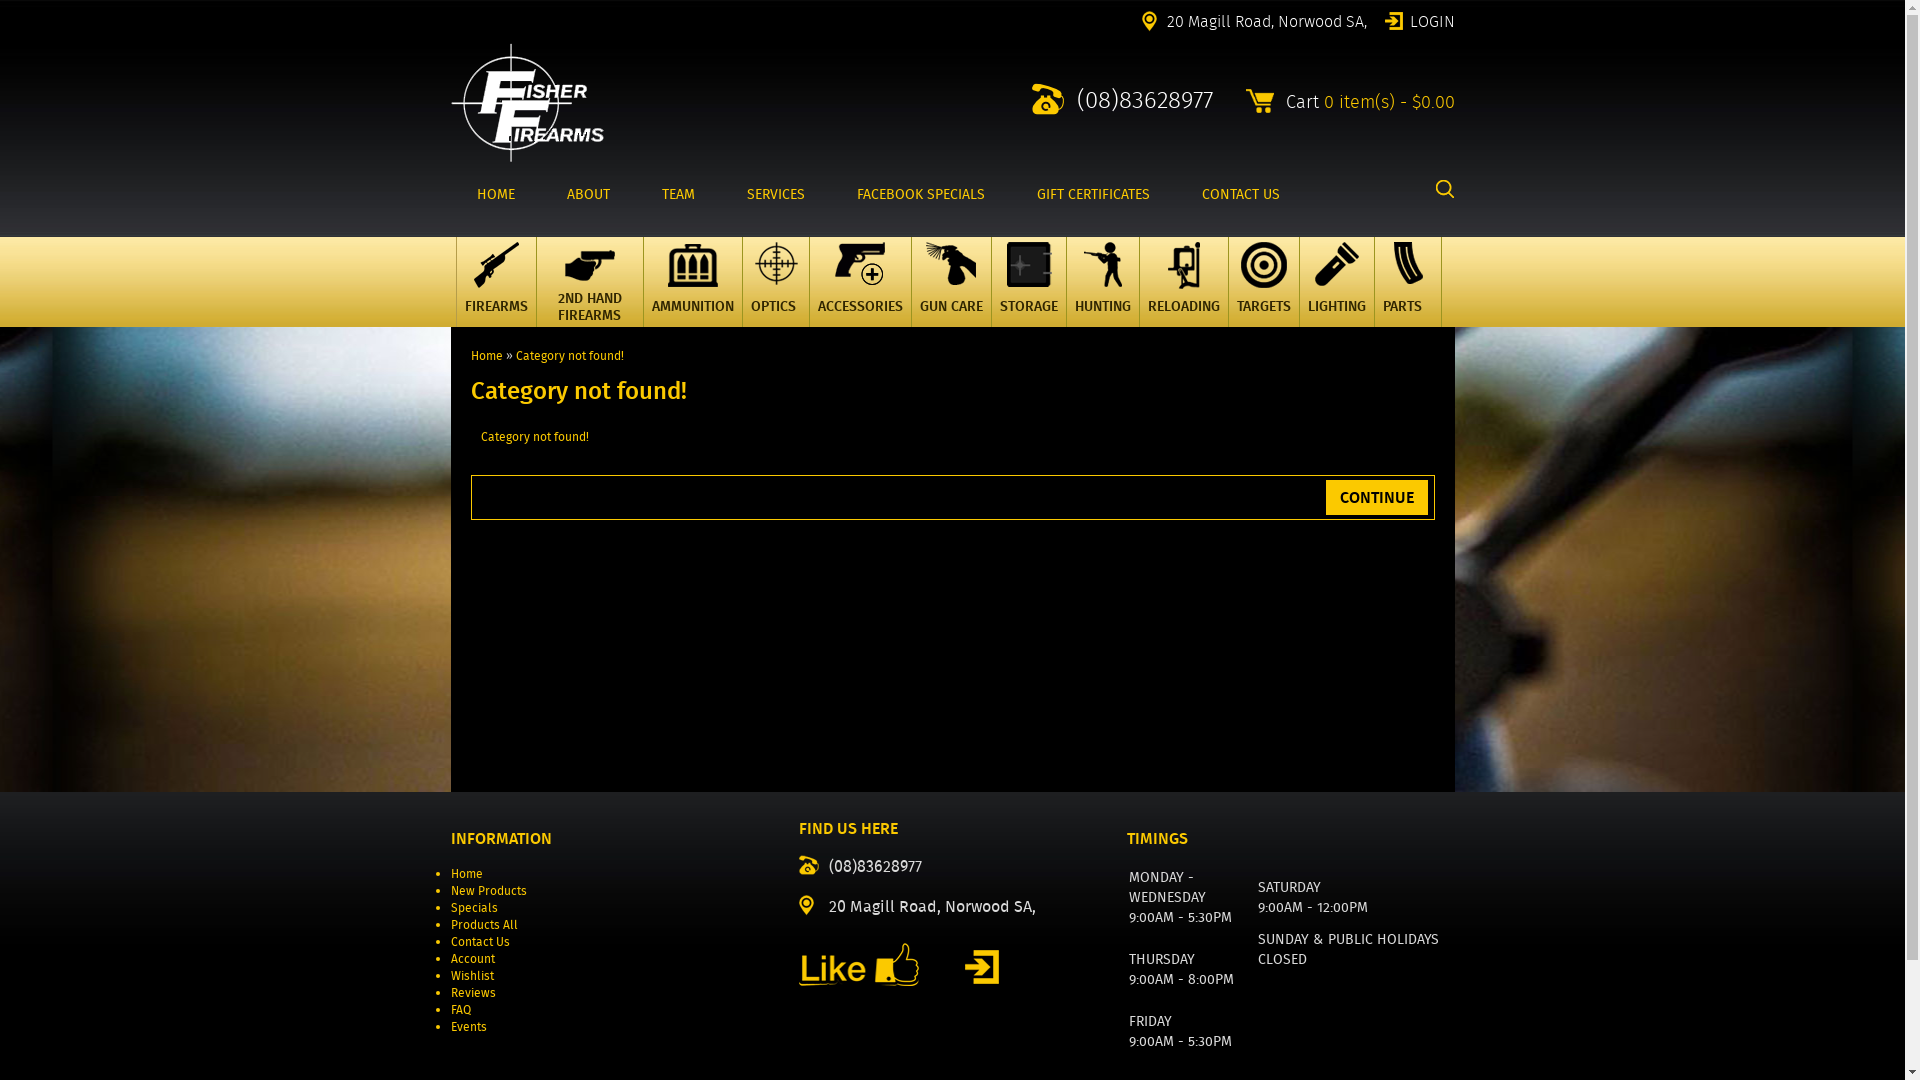 This screenshot has height=1080, width=1920. What do you see at coordinates (459, 1009) in the screenshot?
I see `'FAQ'` at bounding box center [459, 1009].